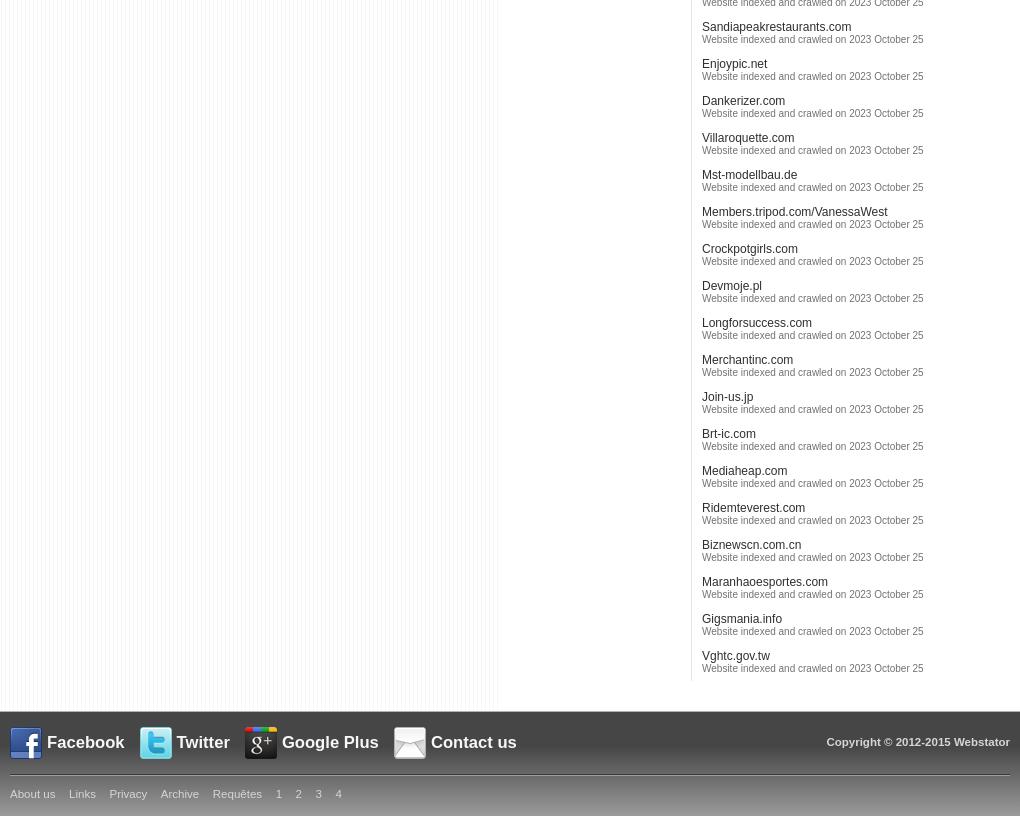 This screenshot has width=1020, height=816. Describe the element at coordinates (31, 793) in the screenshot. I see `'About us'` at that location.